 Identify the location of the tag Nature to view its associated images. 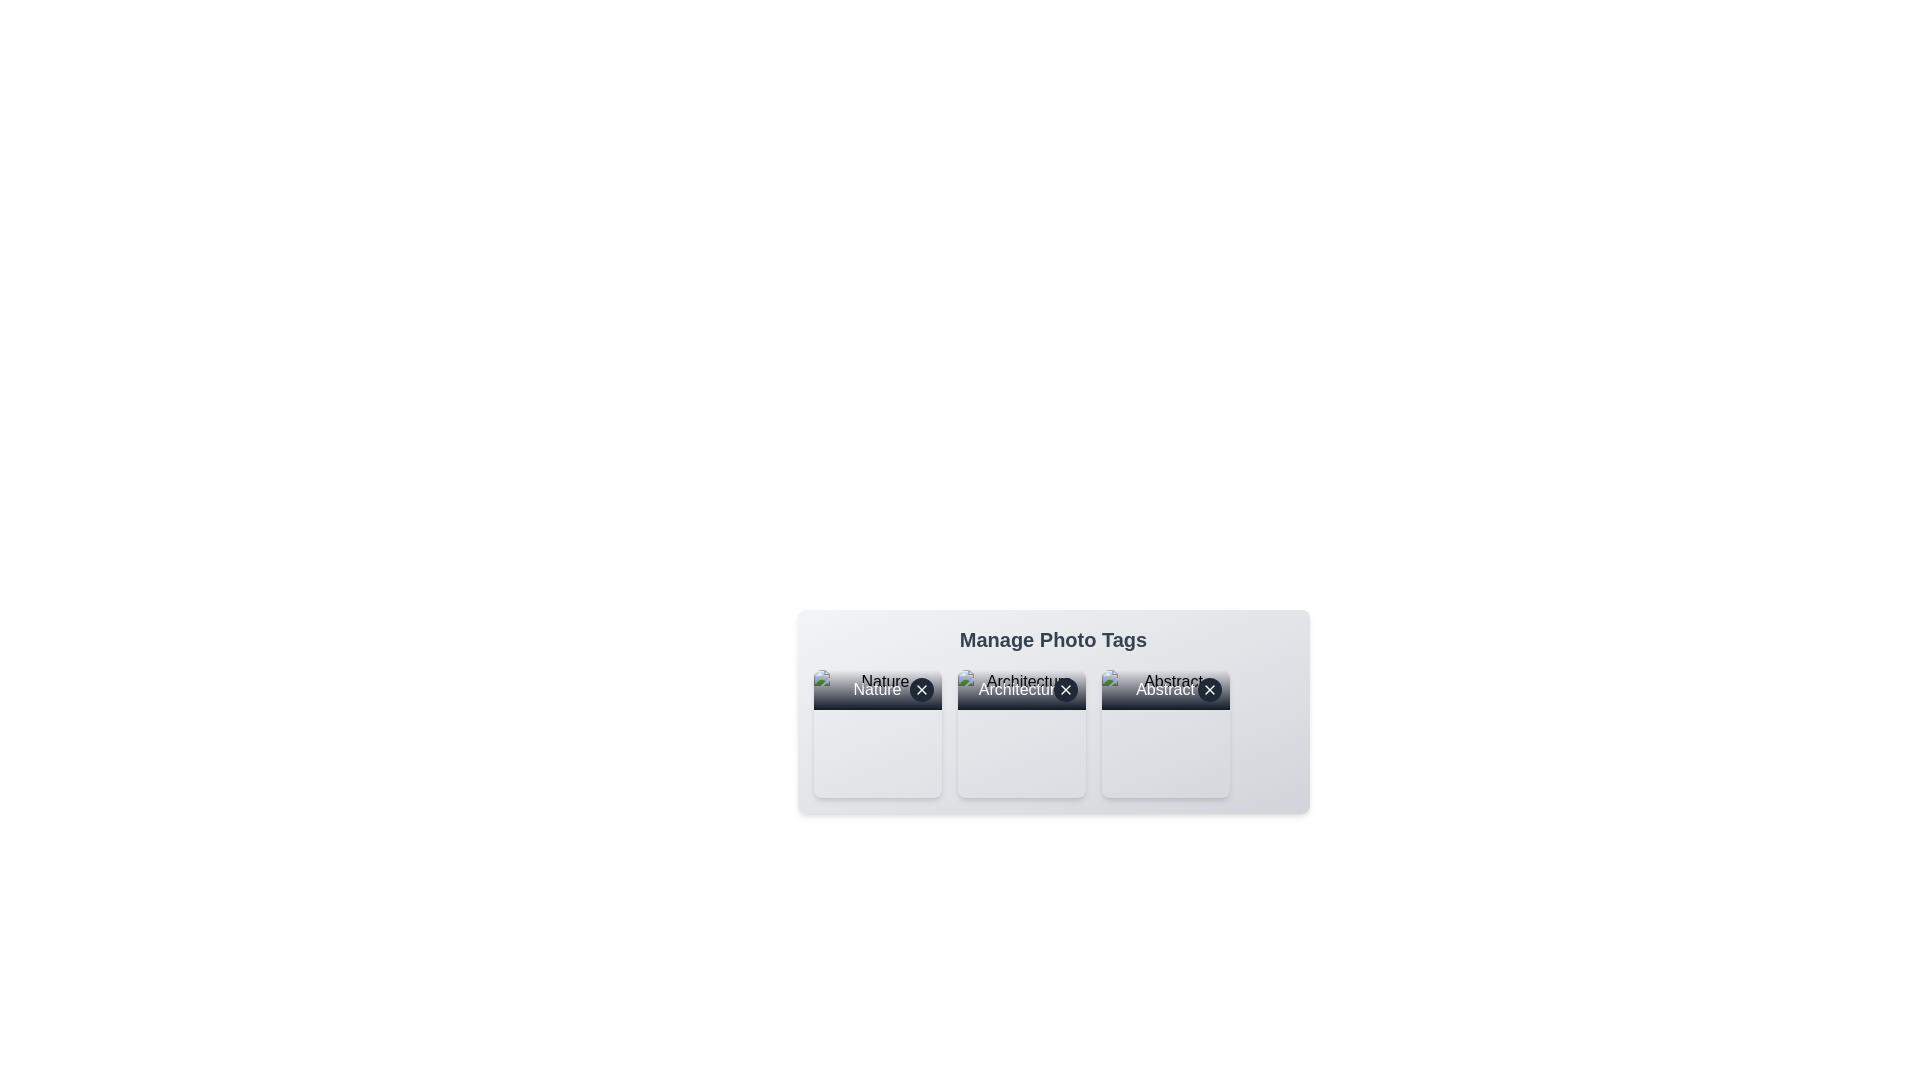
(877, 733).